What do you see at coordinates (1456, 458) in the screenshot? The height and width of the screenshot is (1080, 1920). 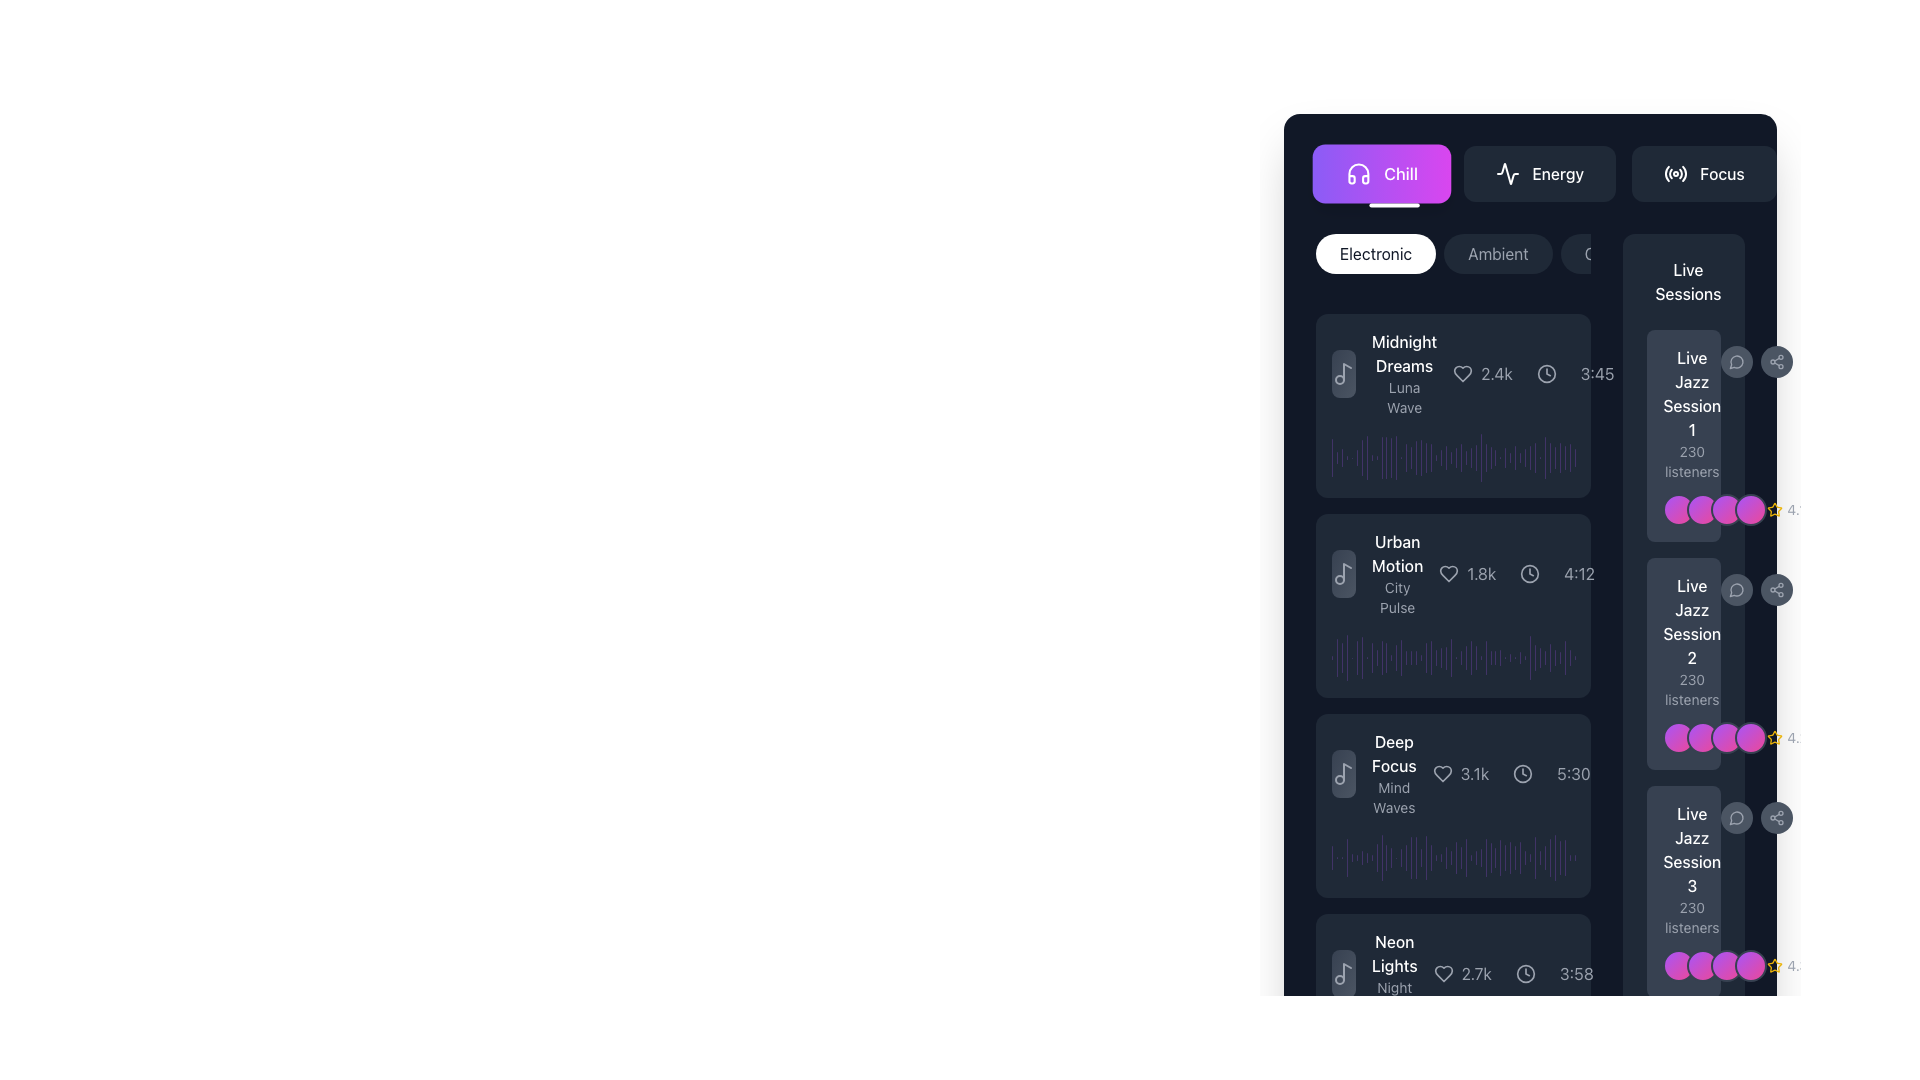 I see `the 25th graphical bar element in the chart to interact with it` at bounding box center [1456, 458].